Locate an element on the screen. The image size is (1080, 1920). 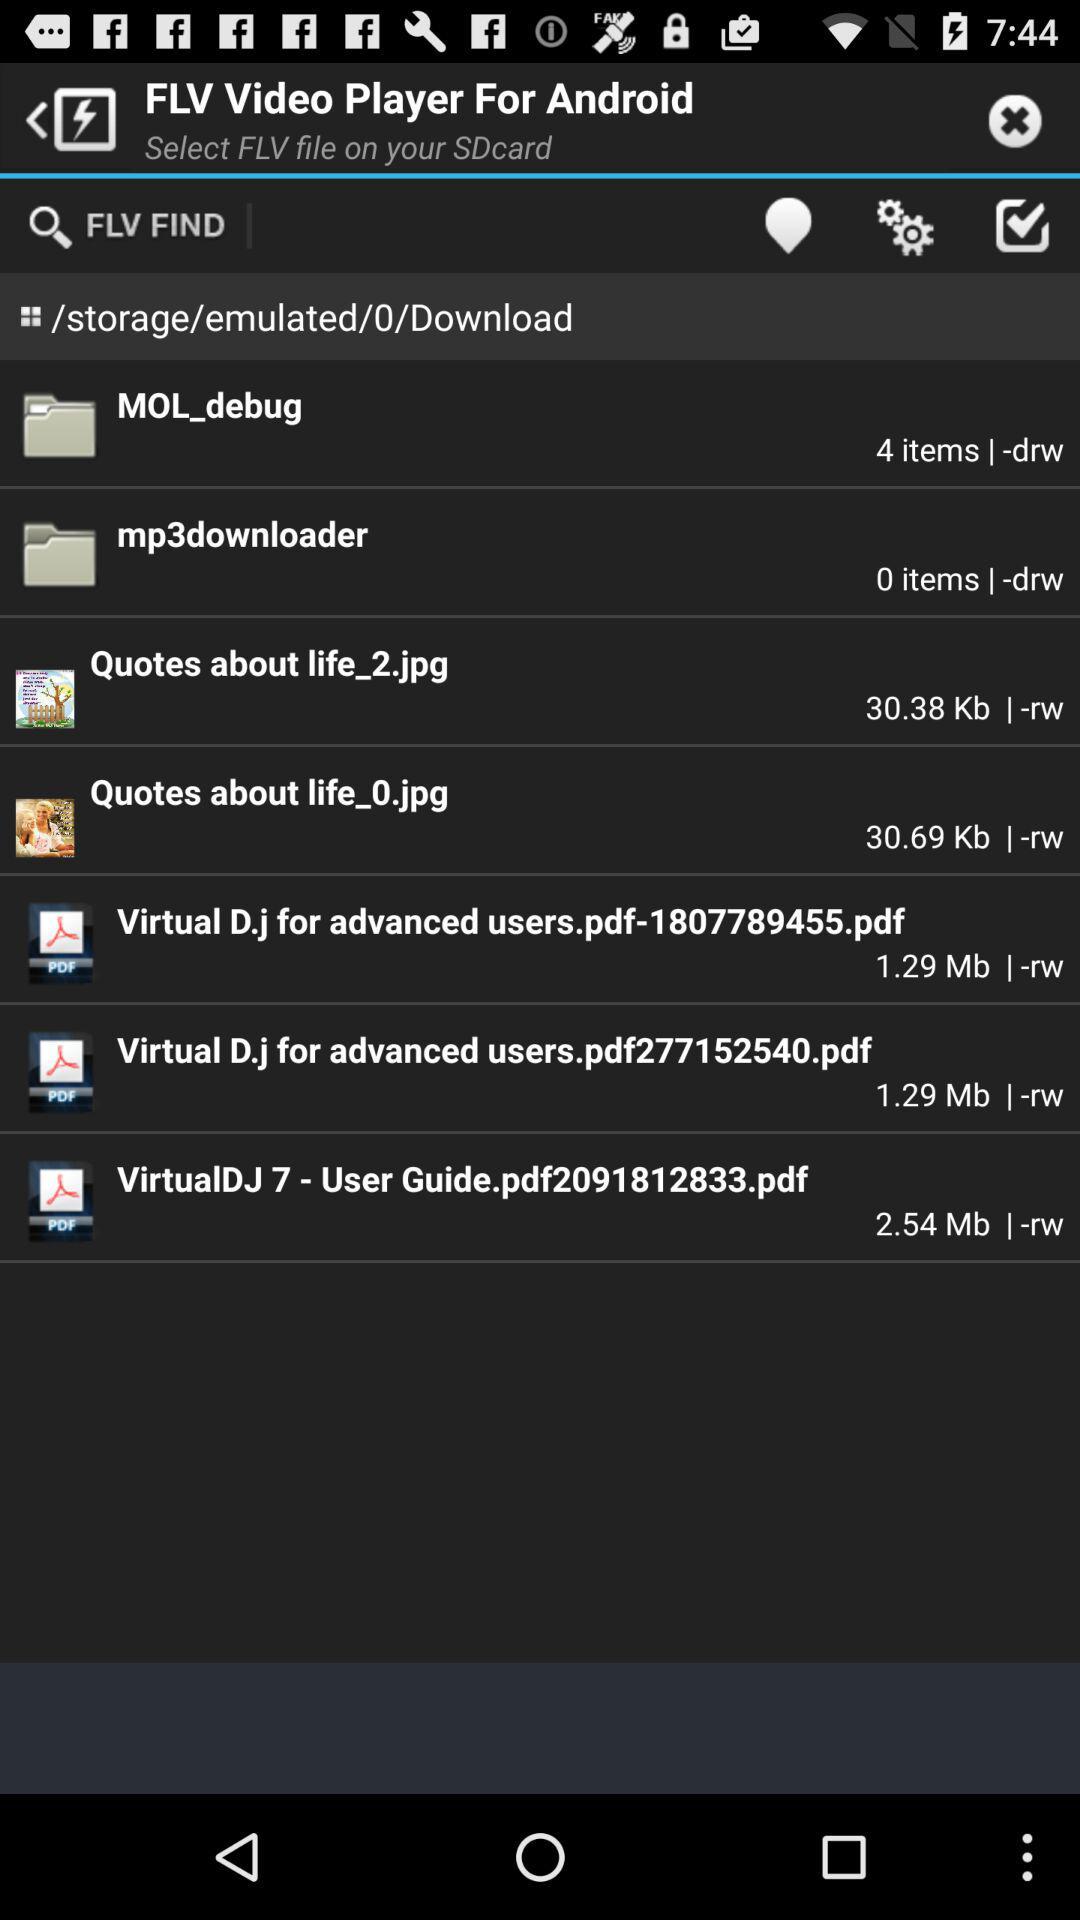
the location icon is located at coordinates (786, 240).